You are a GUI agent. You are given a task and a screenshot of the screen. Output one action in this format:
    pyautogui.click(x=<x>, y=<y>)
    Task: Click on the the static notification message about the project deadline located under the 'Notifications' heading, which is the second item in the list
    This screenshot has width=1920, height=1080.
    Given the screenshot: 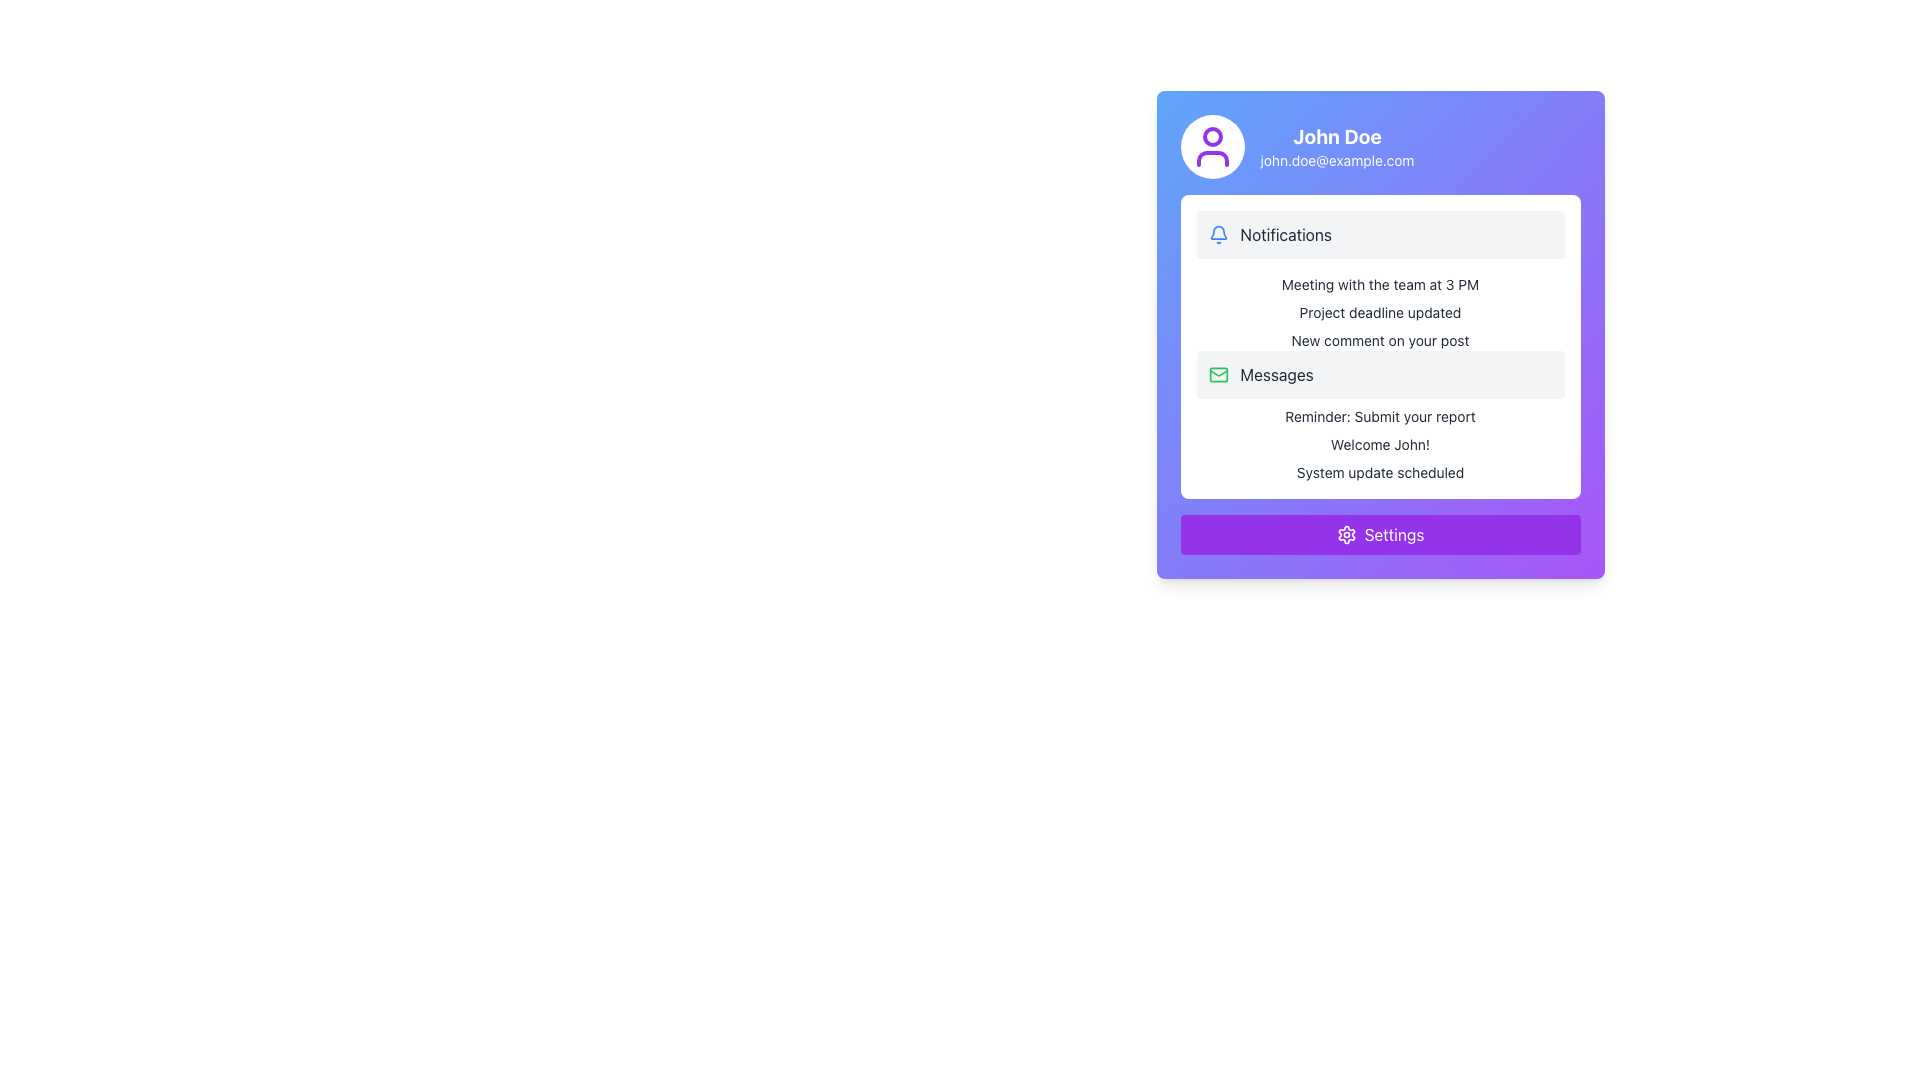 What is the action you would take?
    pyautogui.click(x=1379, y=312)
    